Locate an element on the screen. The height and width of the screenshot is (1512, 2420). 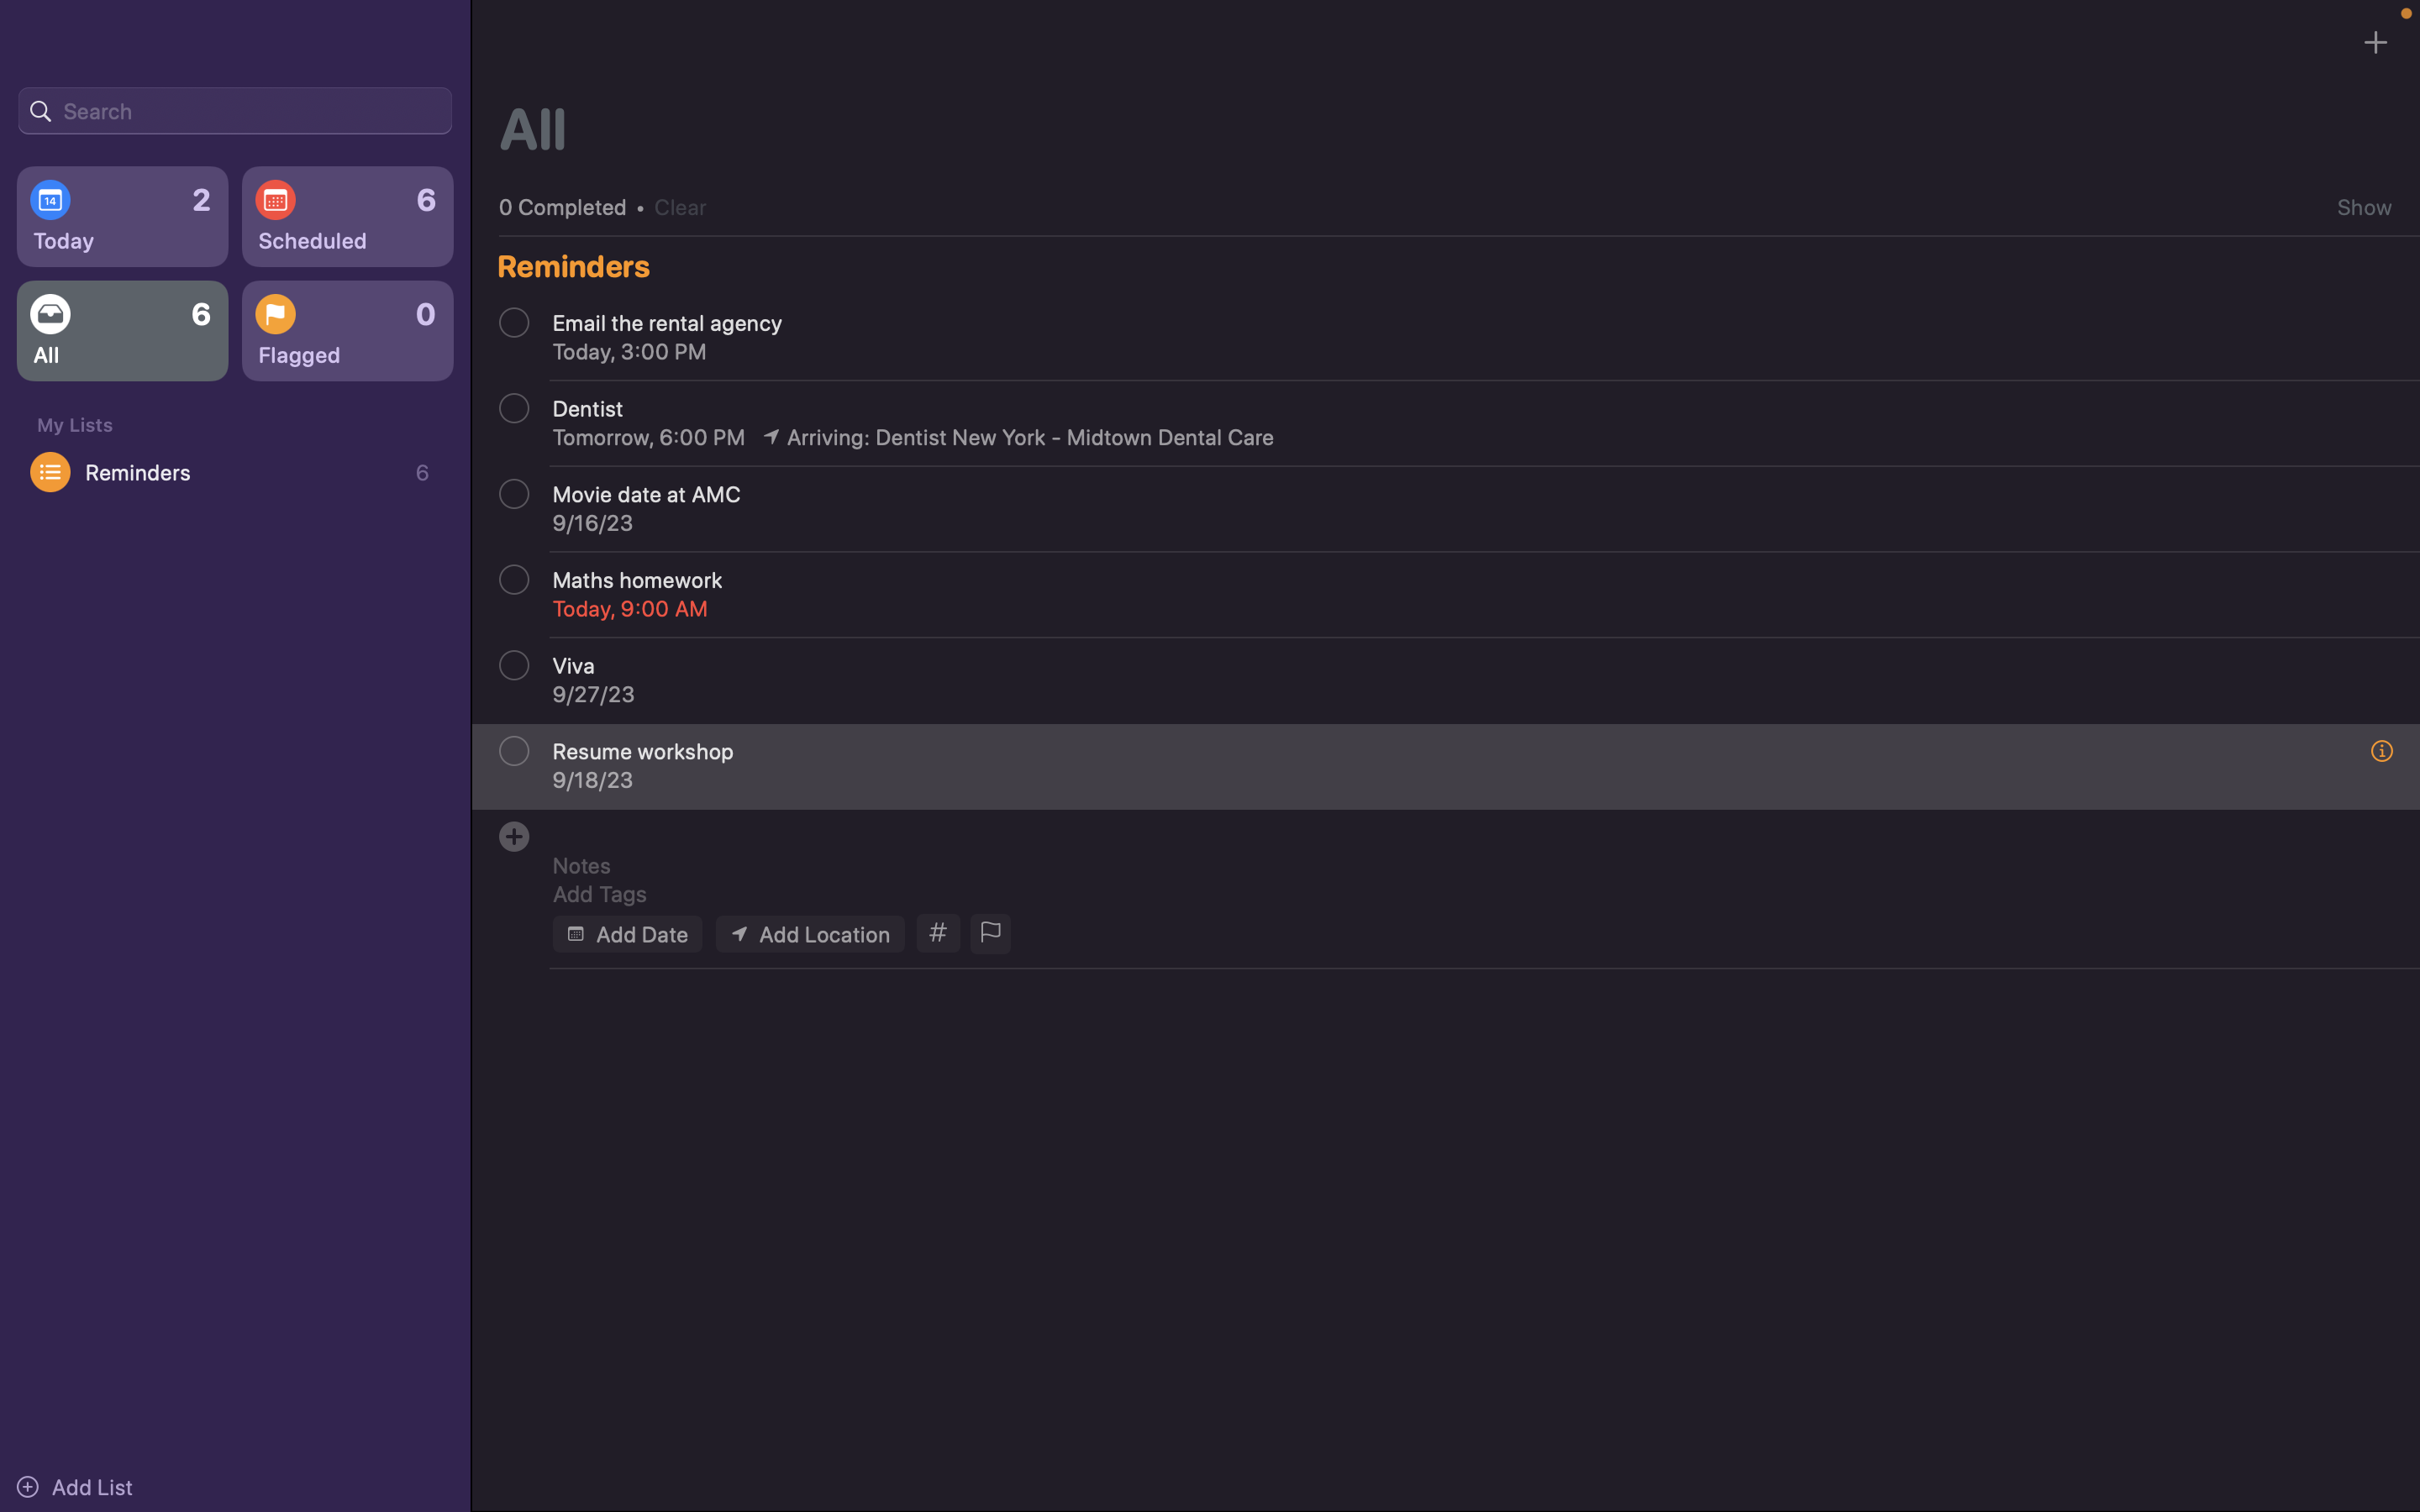
Assign the tags "school" and "homework" to the event is located at coordinates (934, 932).